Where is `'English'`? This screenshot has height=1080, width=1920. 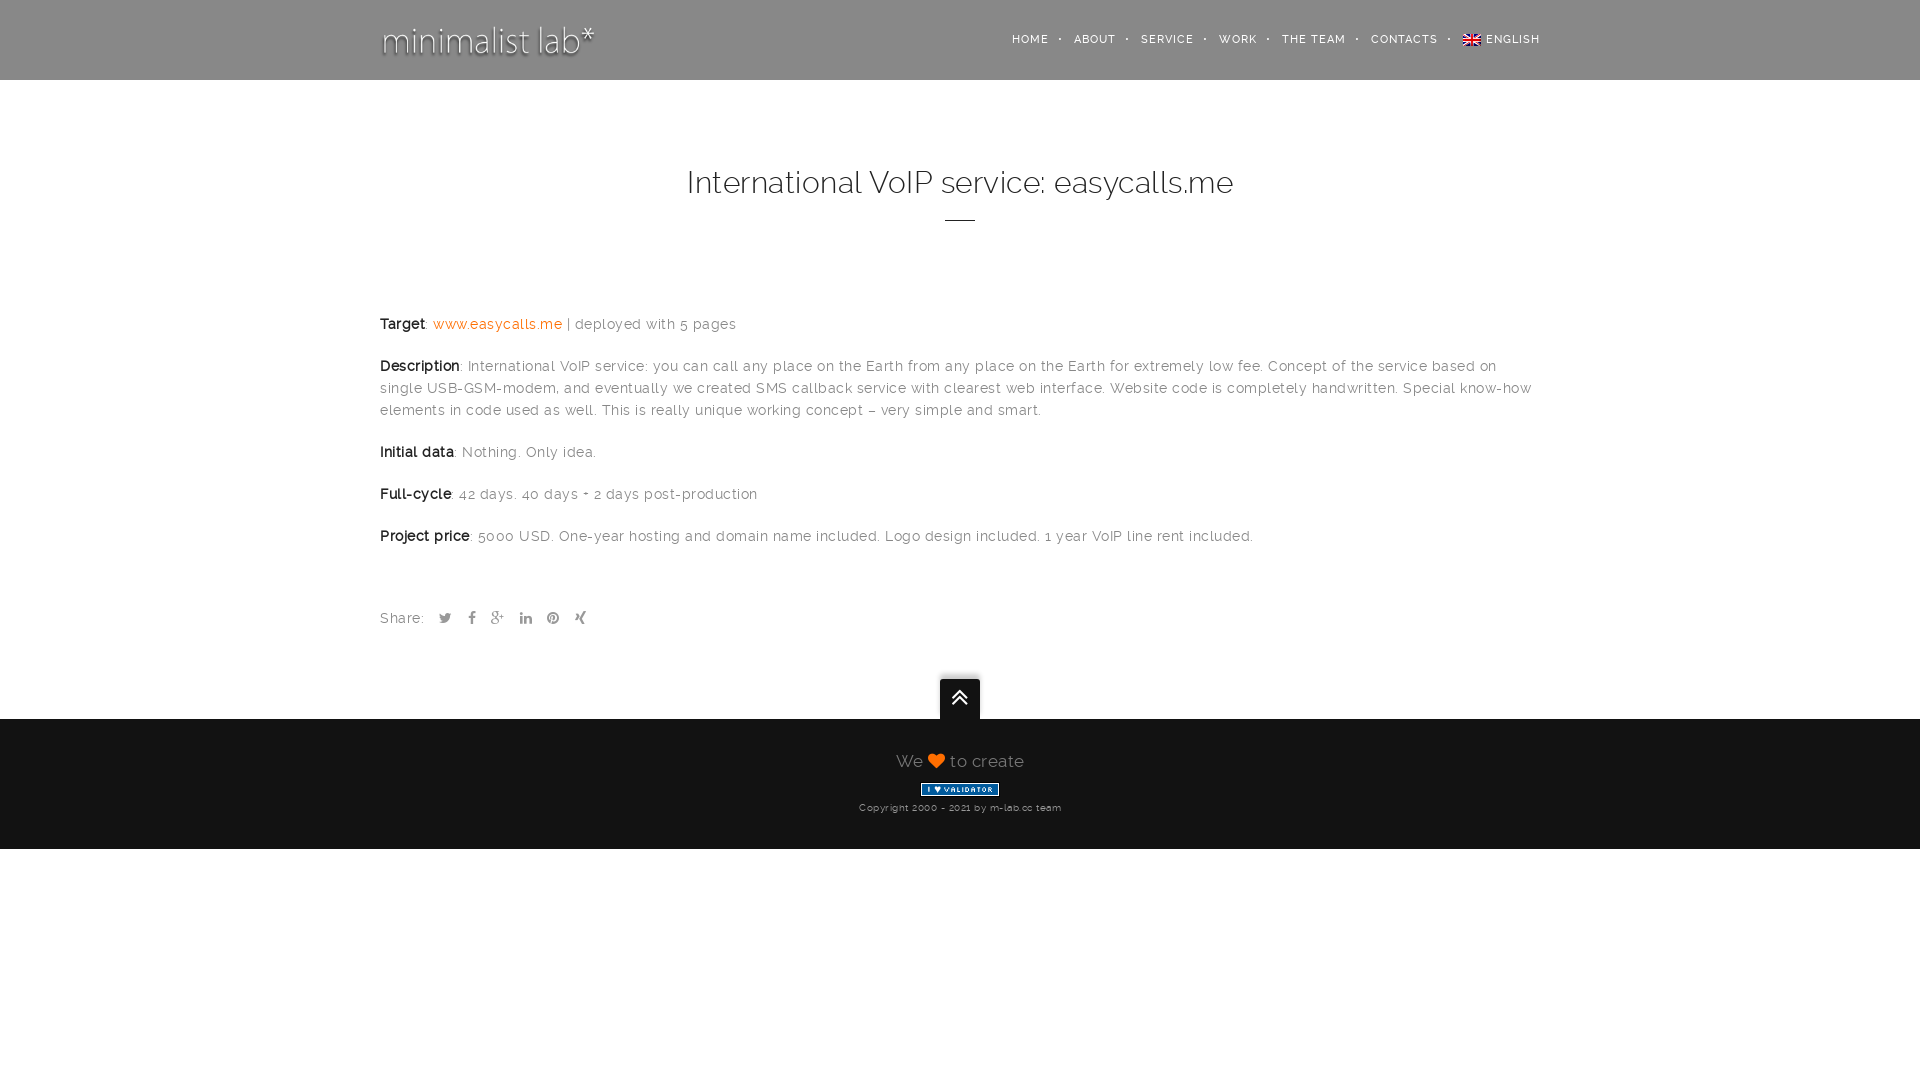 'English' is located at coordinates (1472, 39).